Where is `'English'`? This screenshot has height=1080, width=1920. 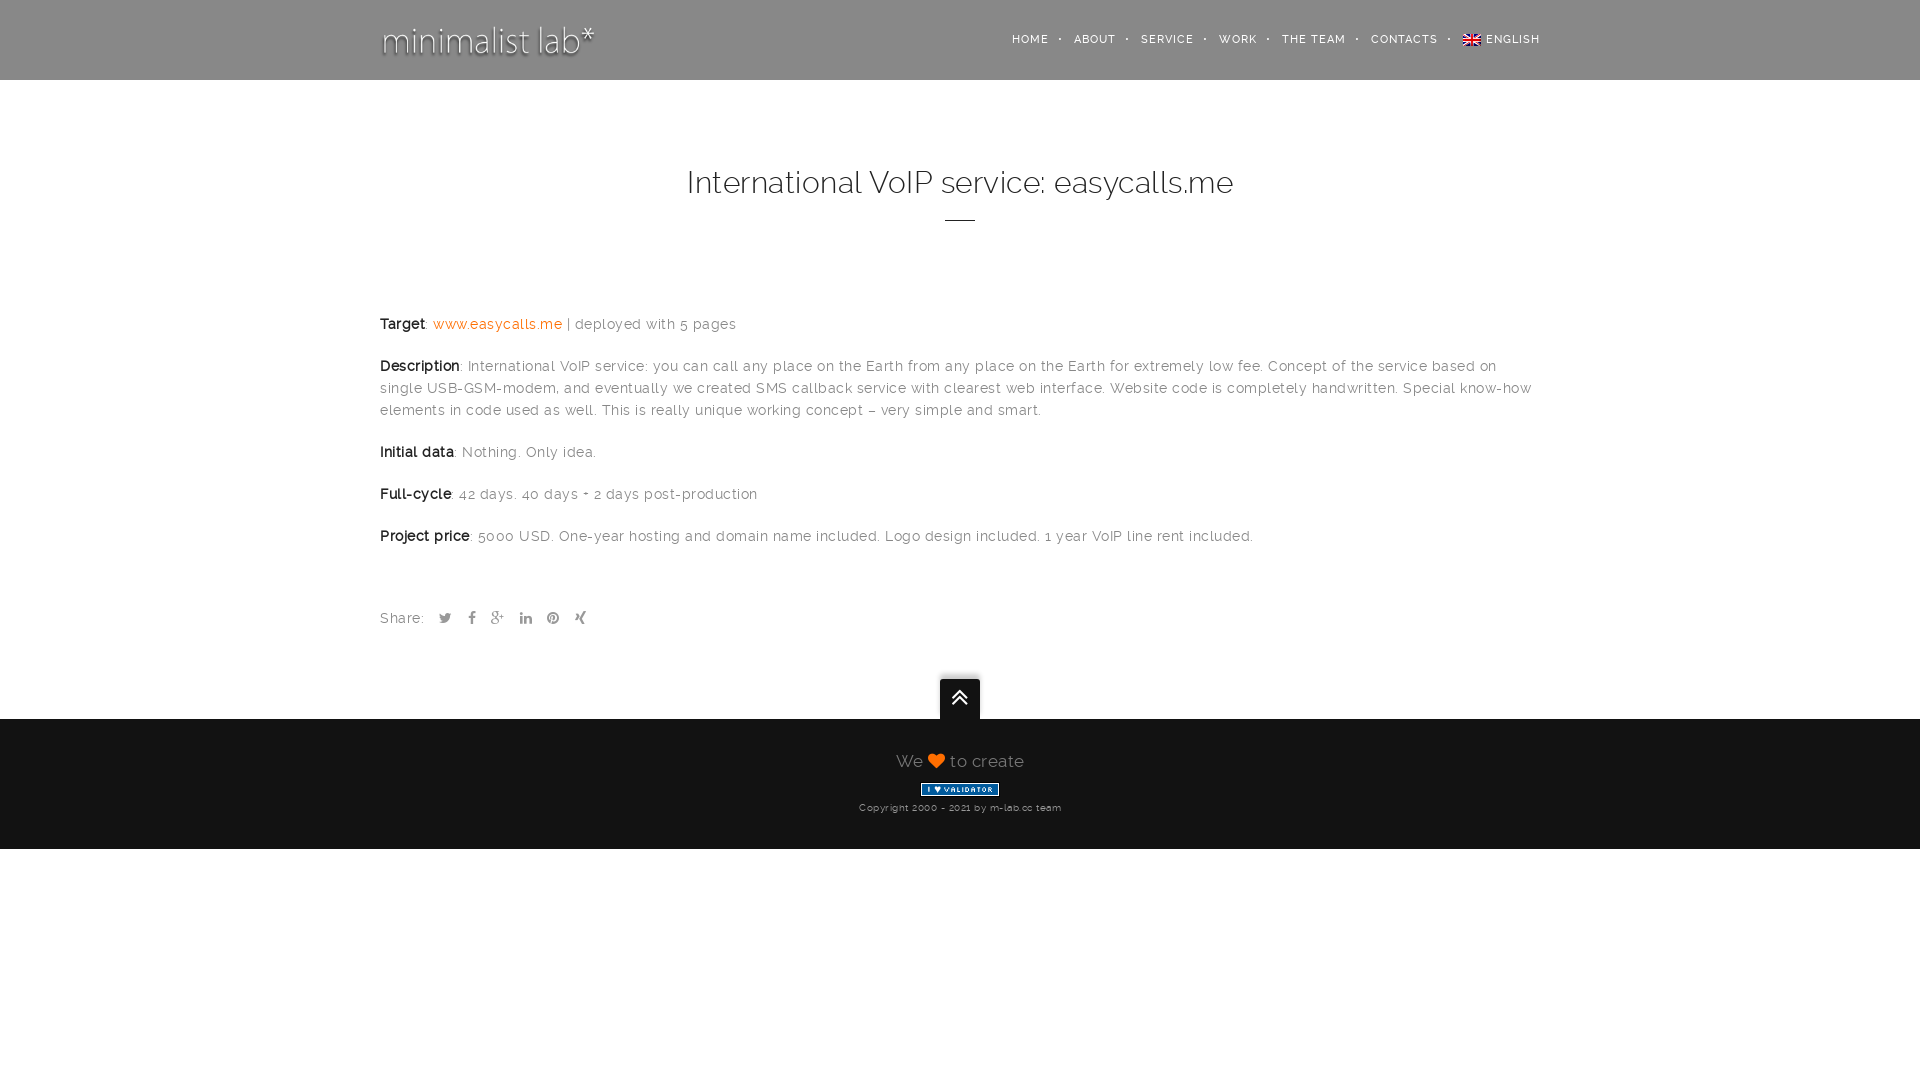 'English' is located at coordinates (1472, 39).